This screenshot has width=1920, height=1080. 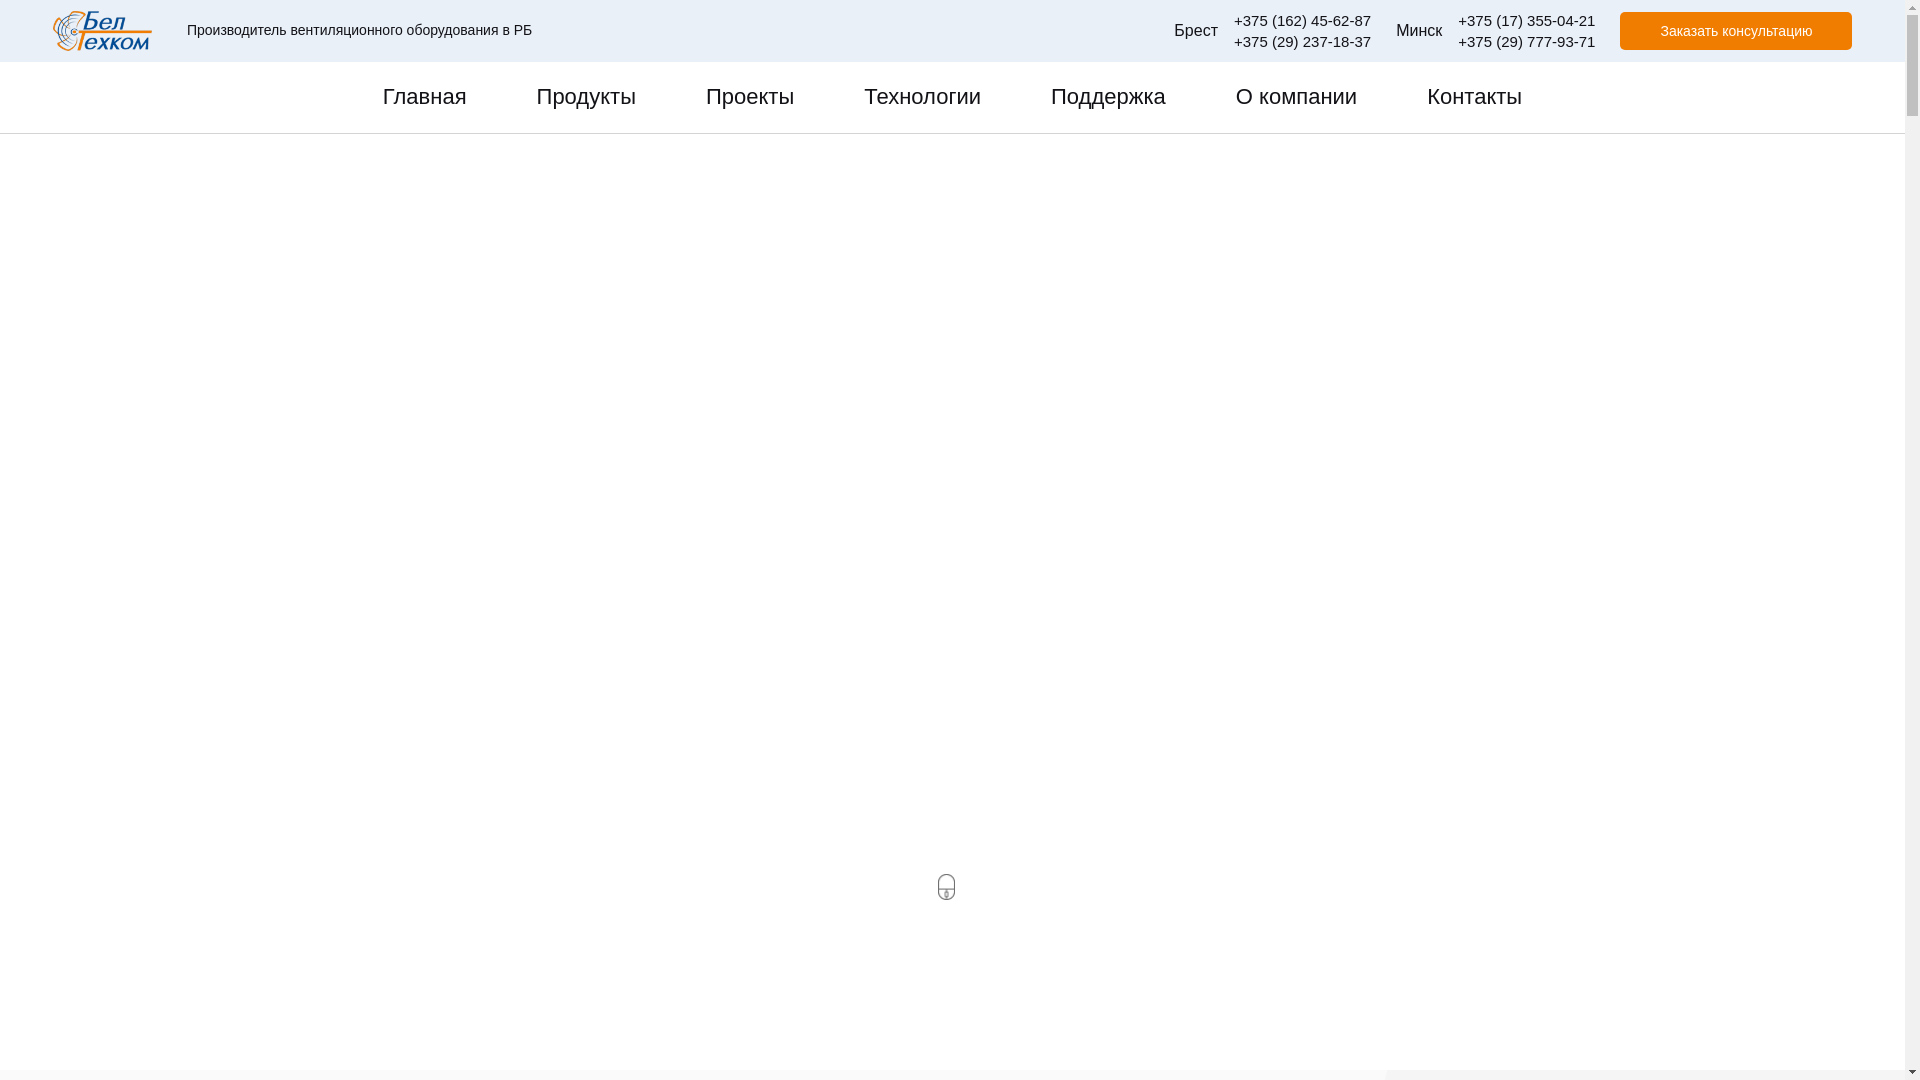 I want to click on '+375 (29) 777-93-71', so click(x=1525, y=41).